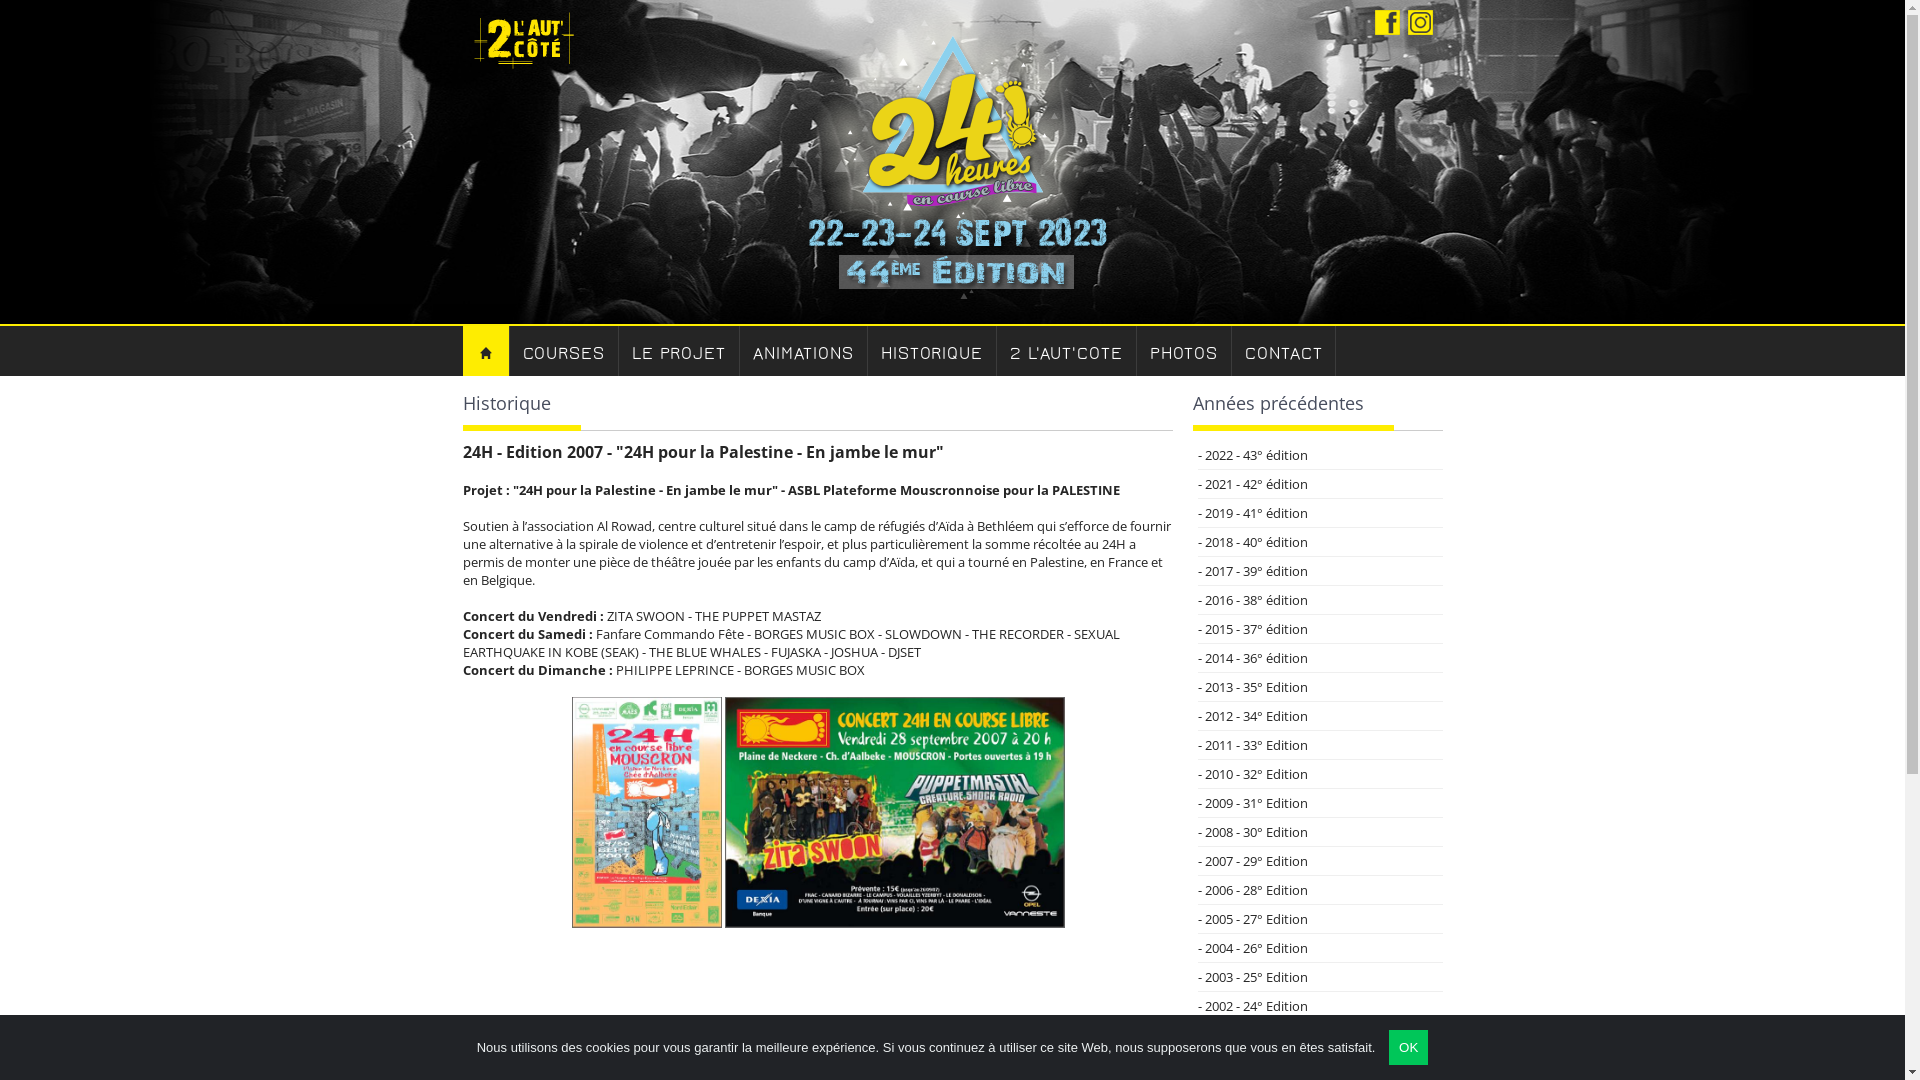  Describe the element at coordinates (804, 350) in the screenshot. I see `'ANIMATIONS'` at that location.